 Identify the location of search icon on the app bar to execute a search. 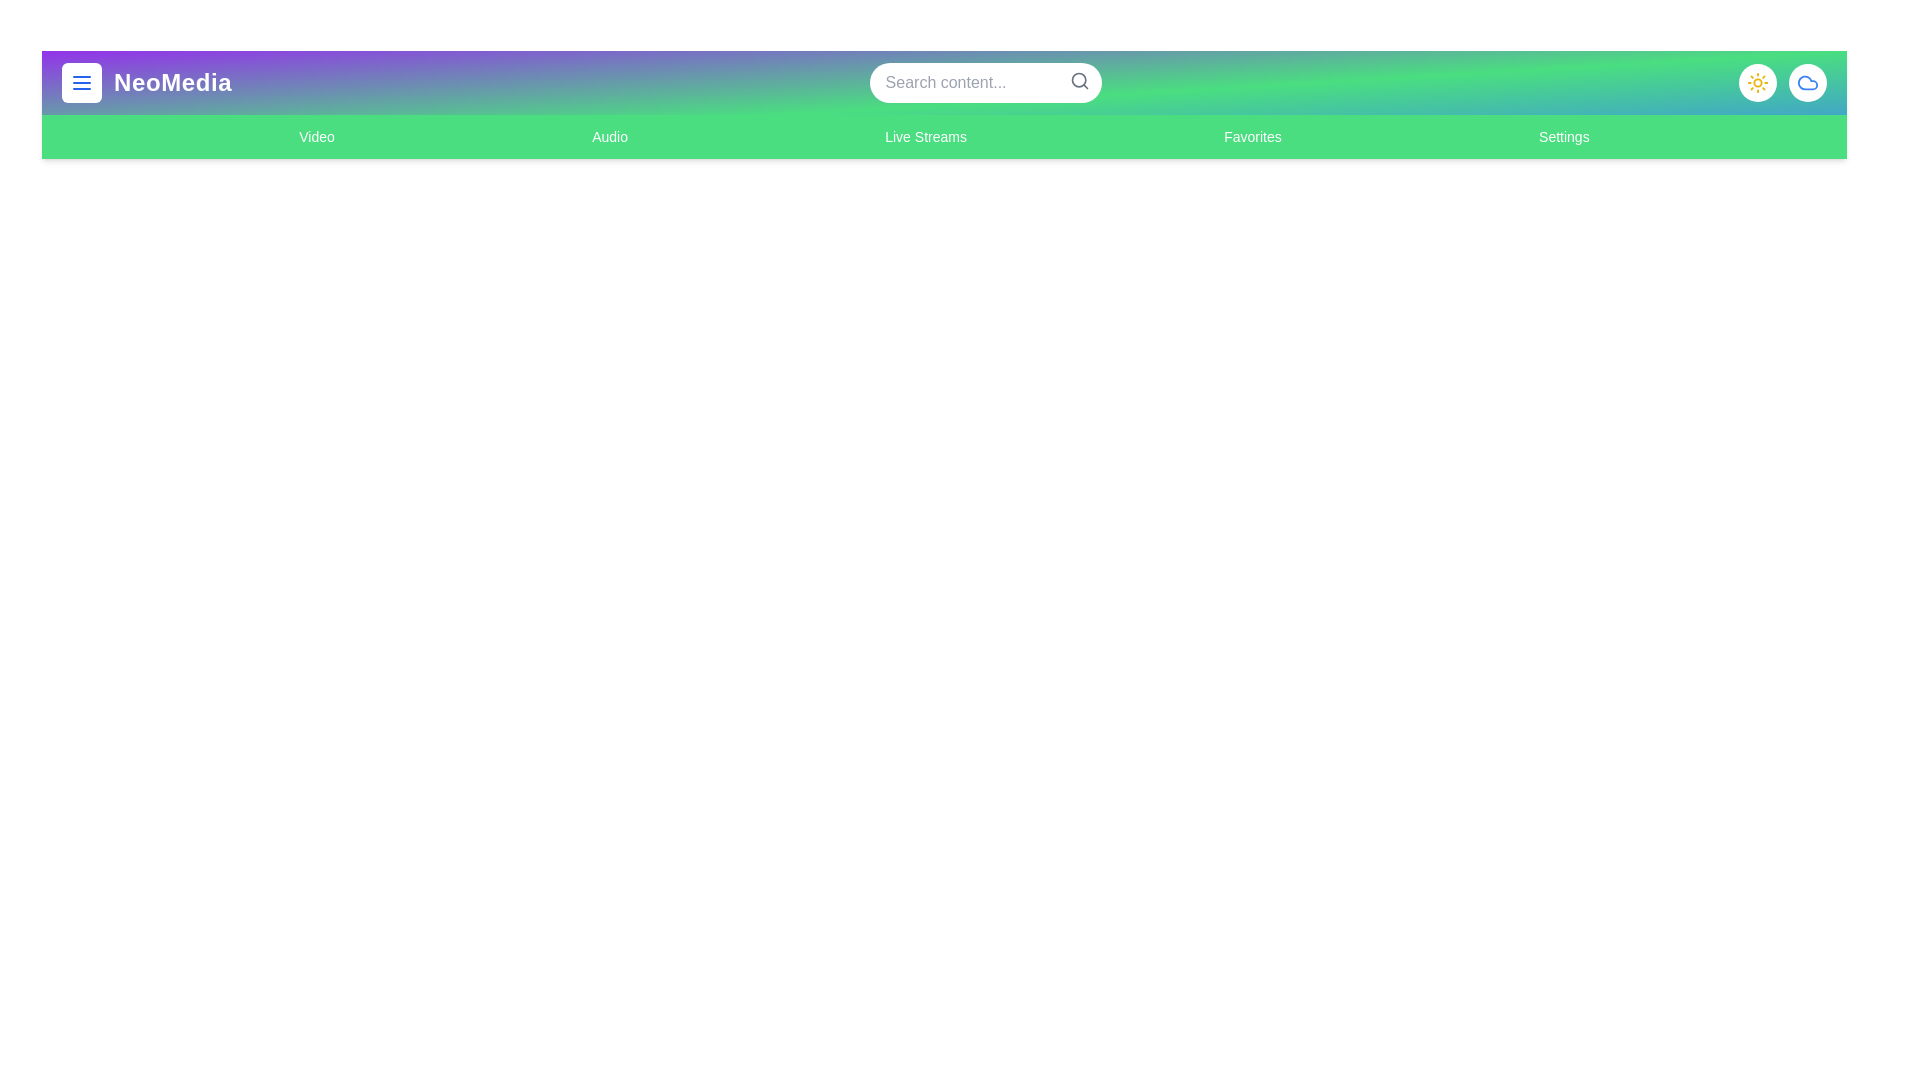
(1078, 80).